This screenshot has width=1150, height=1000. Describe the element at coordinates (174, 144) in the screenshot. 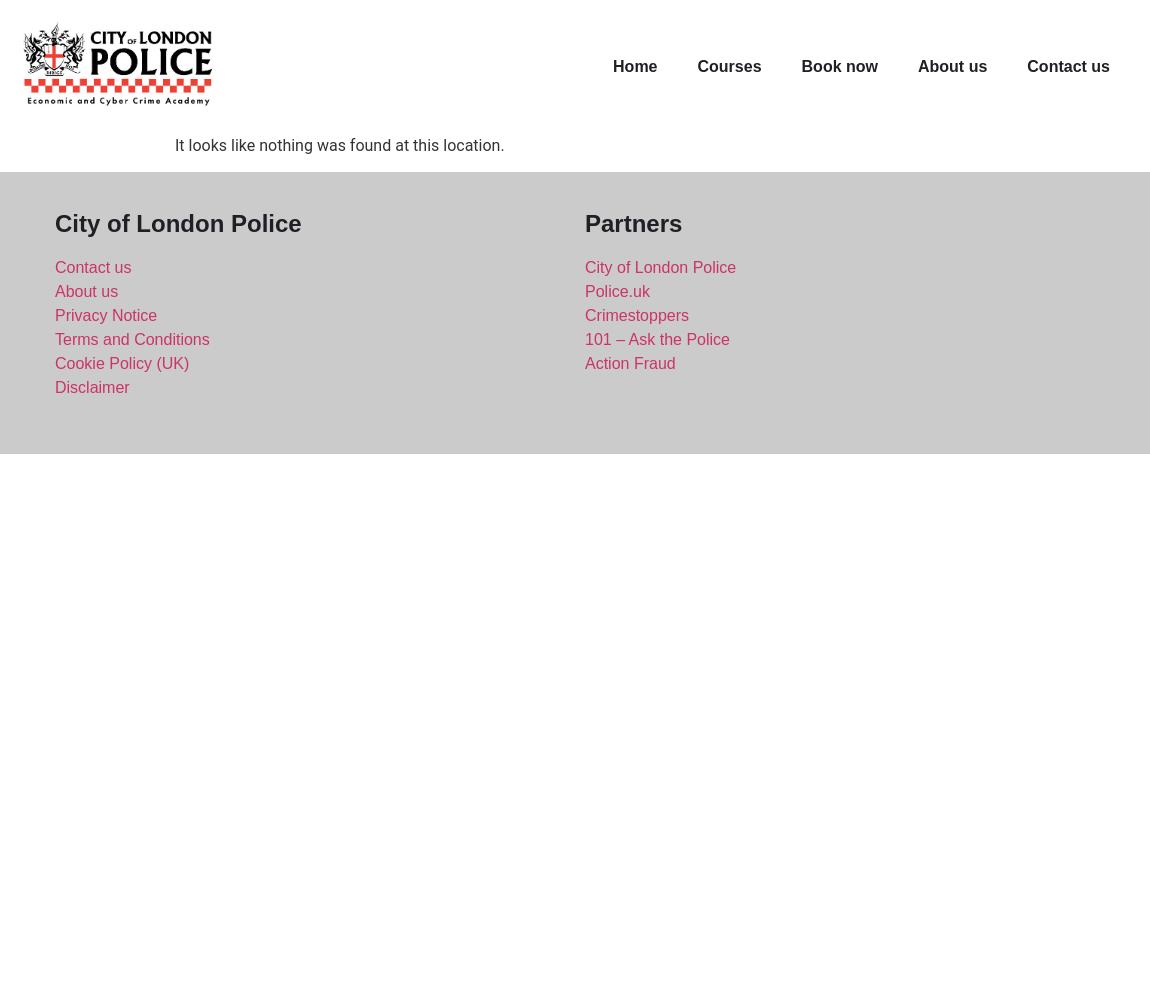

I see `'It looks like nothing was found at this location.'` at that location.